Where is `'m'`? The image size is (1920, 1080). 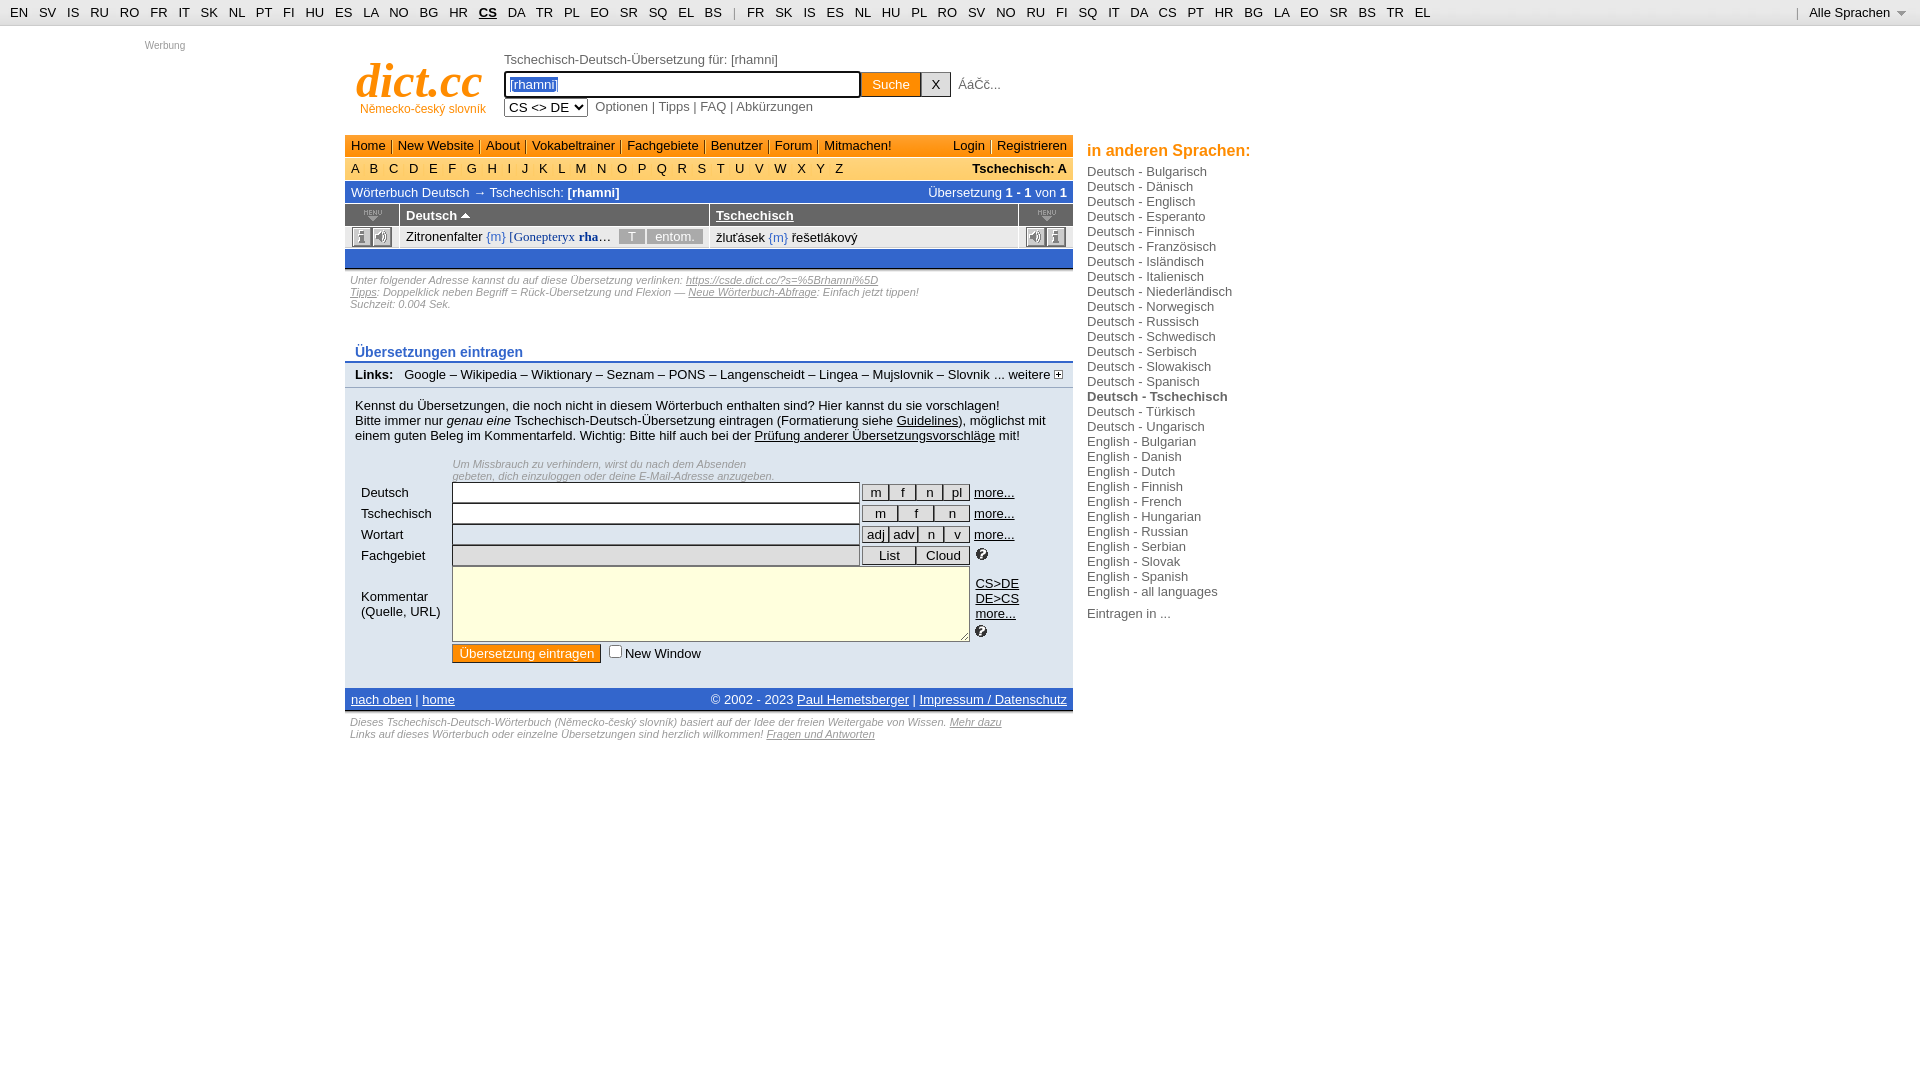 'm' is located at coordinates (879, 512).